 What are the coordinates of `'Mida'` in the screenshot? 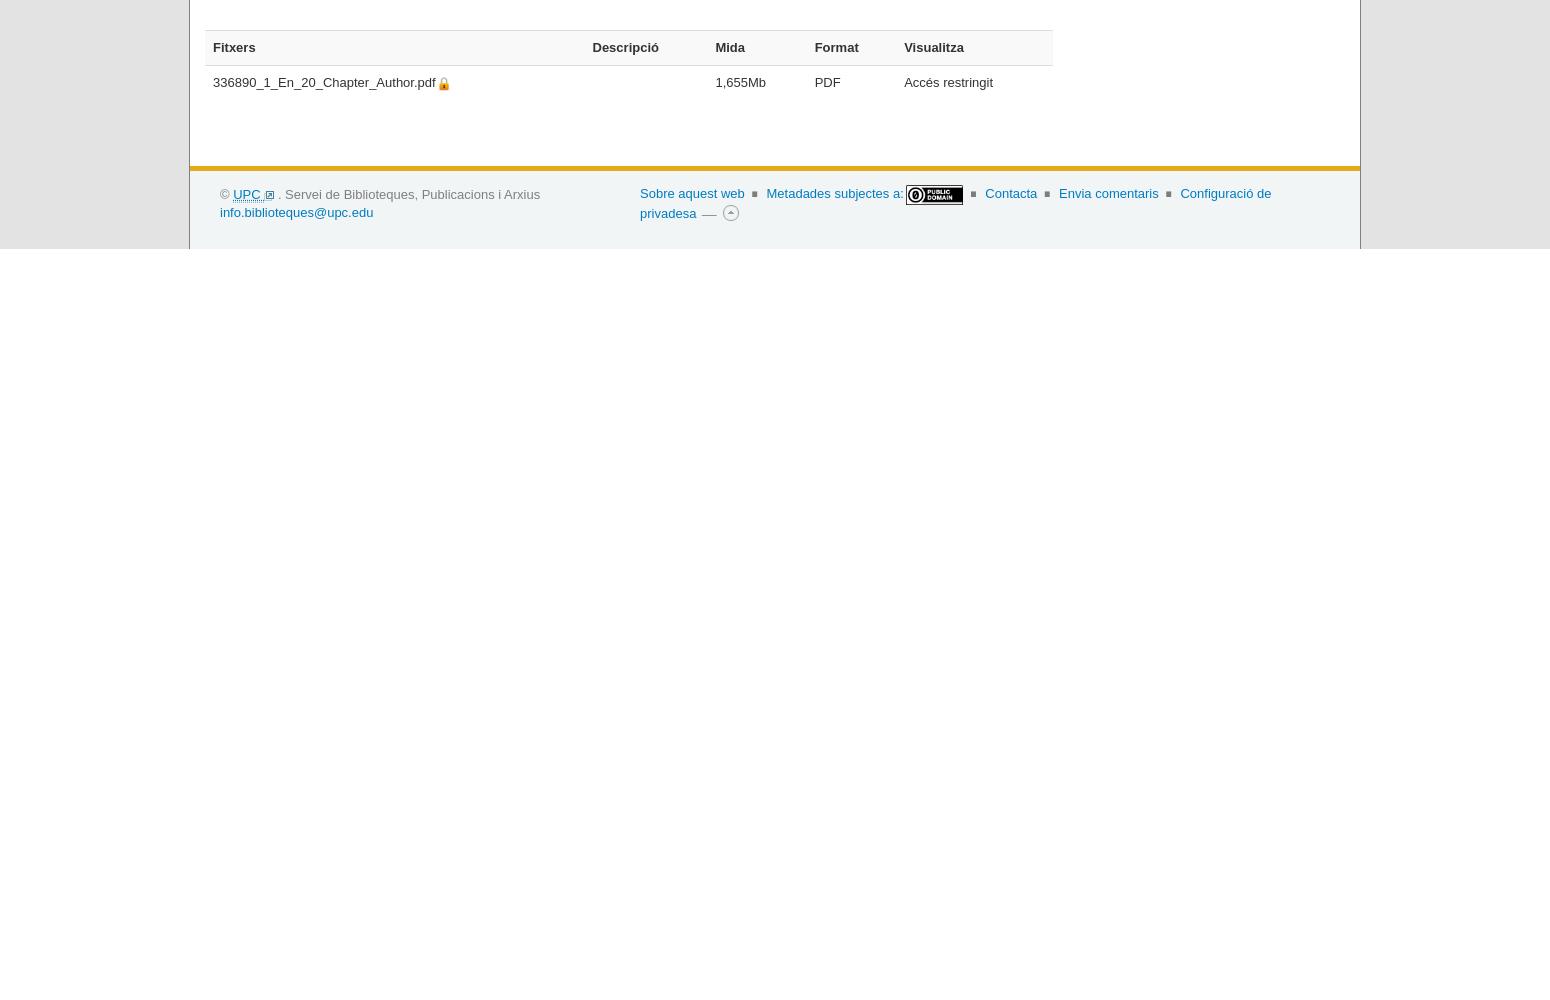 It's located at (730, 46).